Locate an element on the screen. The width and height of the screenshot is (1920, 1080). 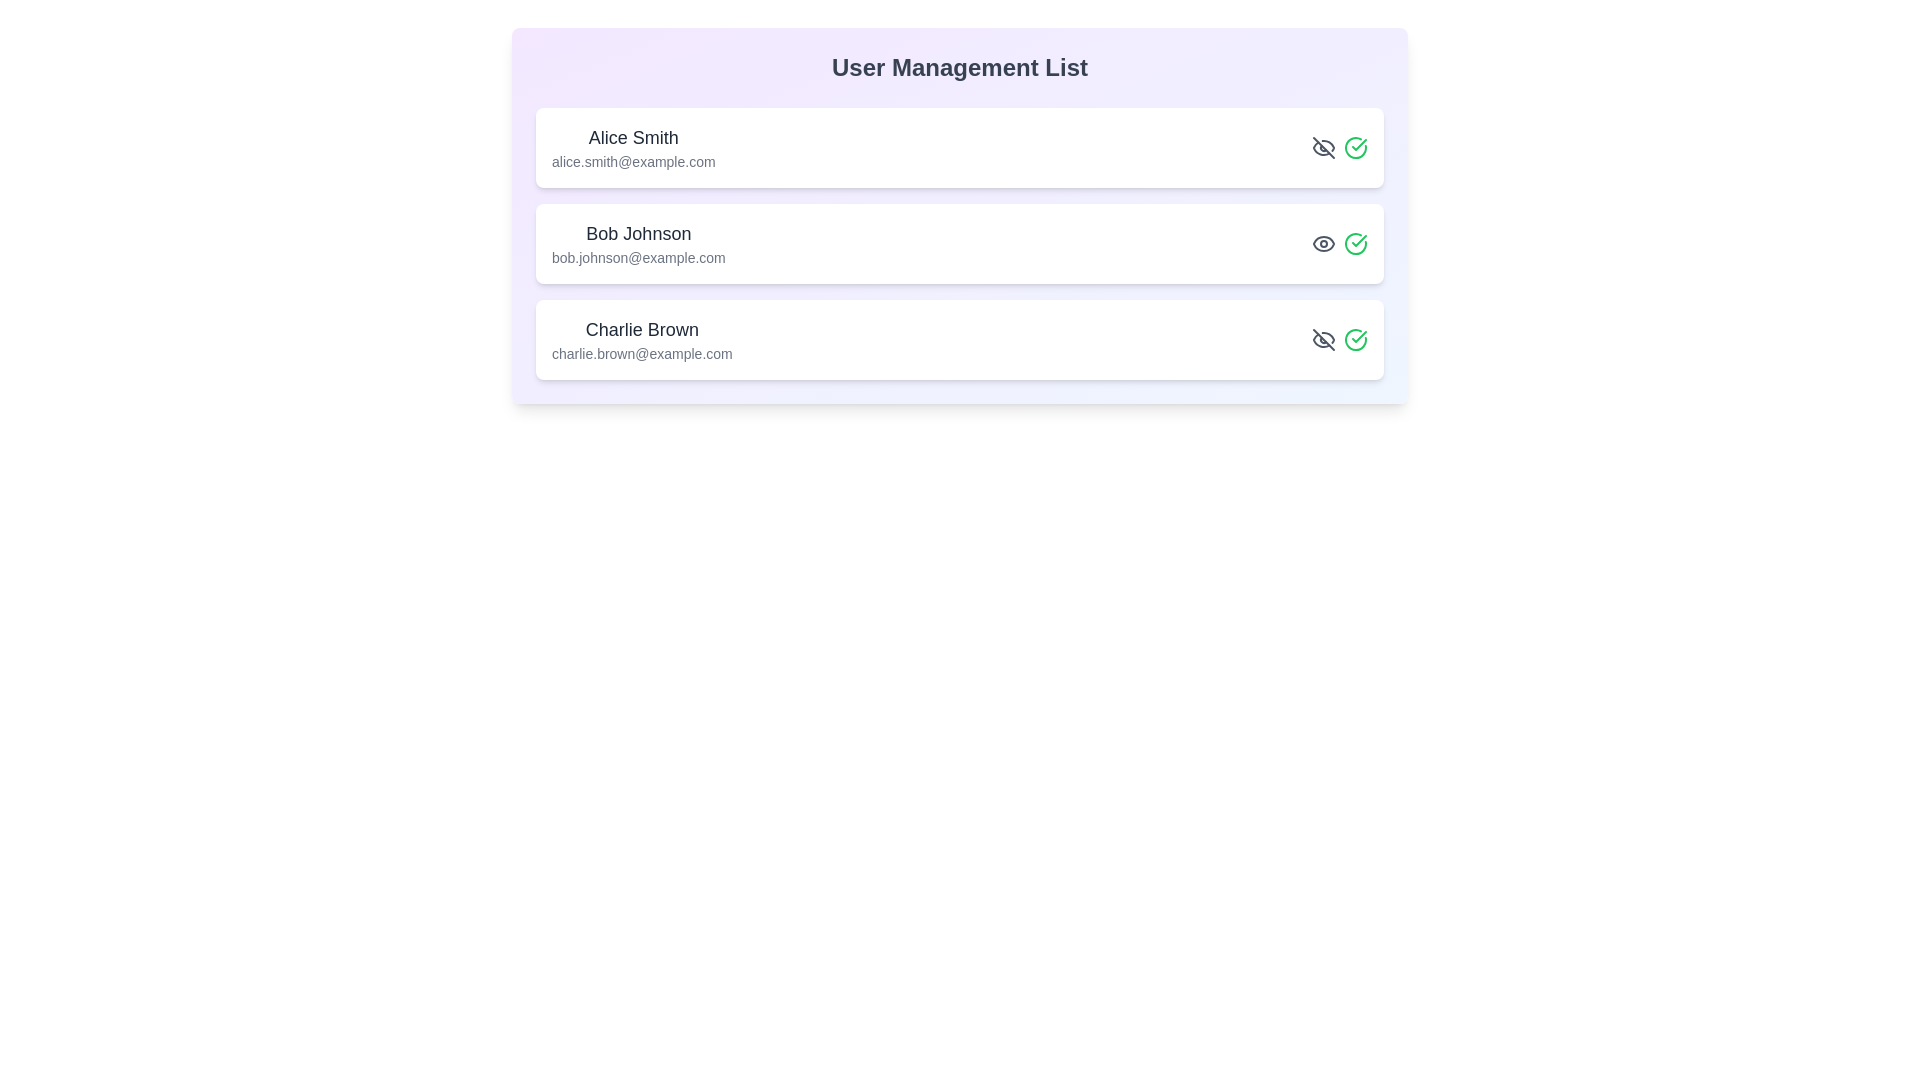
the visibility toggle button for user Alice Smith is located at coordinates (1324, 146).